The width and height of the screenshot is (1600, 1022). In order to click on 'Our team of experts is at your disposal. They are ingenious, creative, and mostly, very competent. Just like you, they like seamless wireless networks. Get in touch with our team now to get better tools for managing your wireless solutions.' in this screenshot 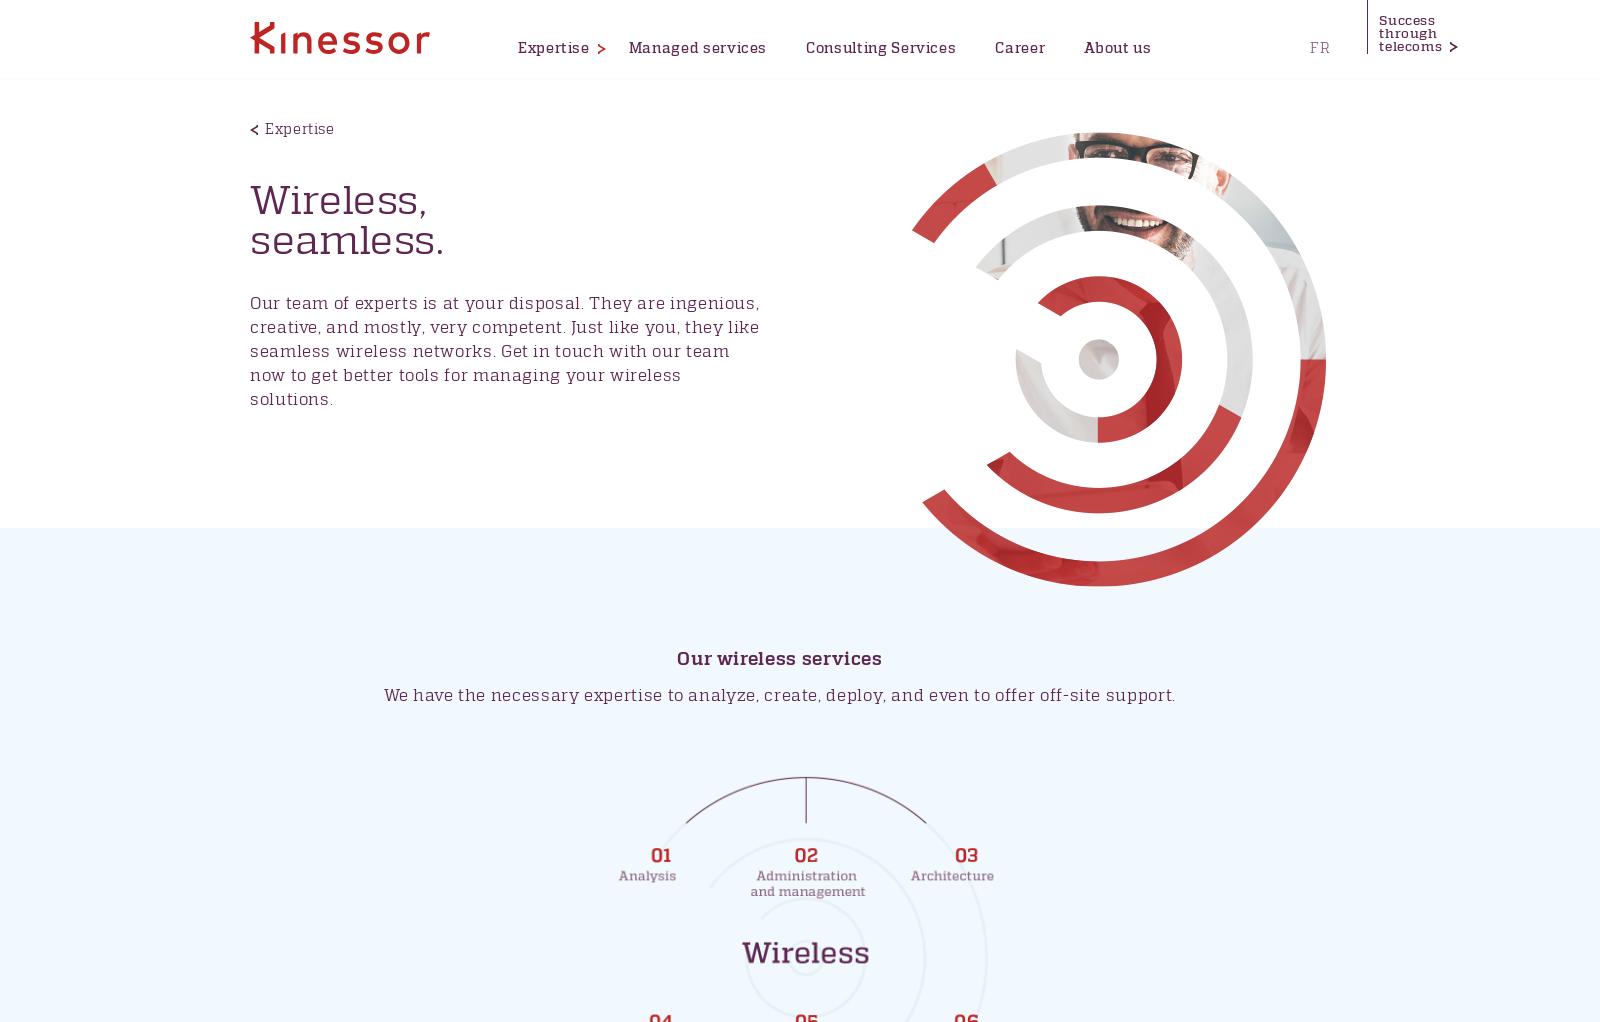, I will do `click(249, 351)`.